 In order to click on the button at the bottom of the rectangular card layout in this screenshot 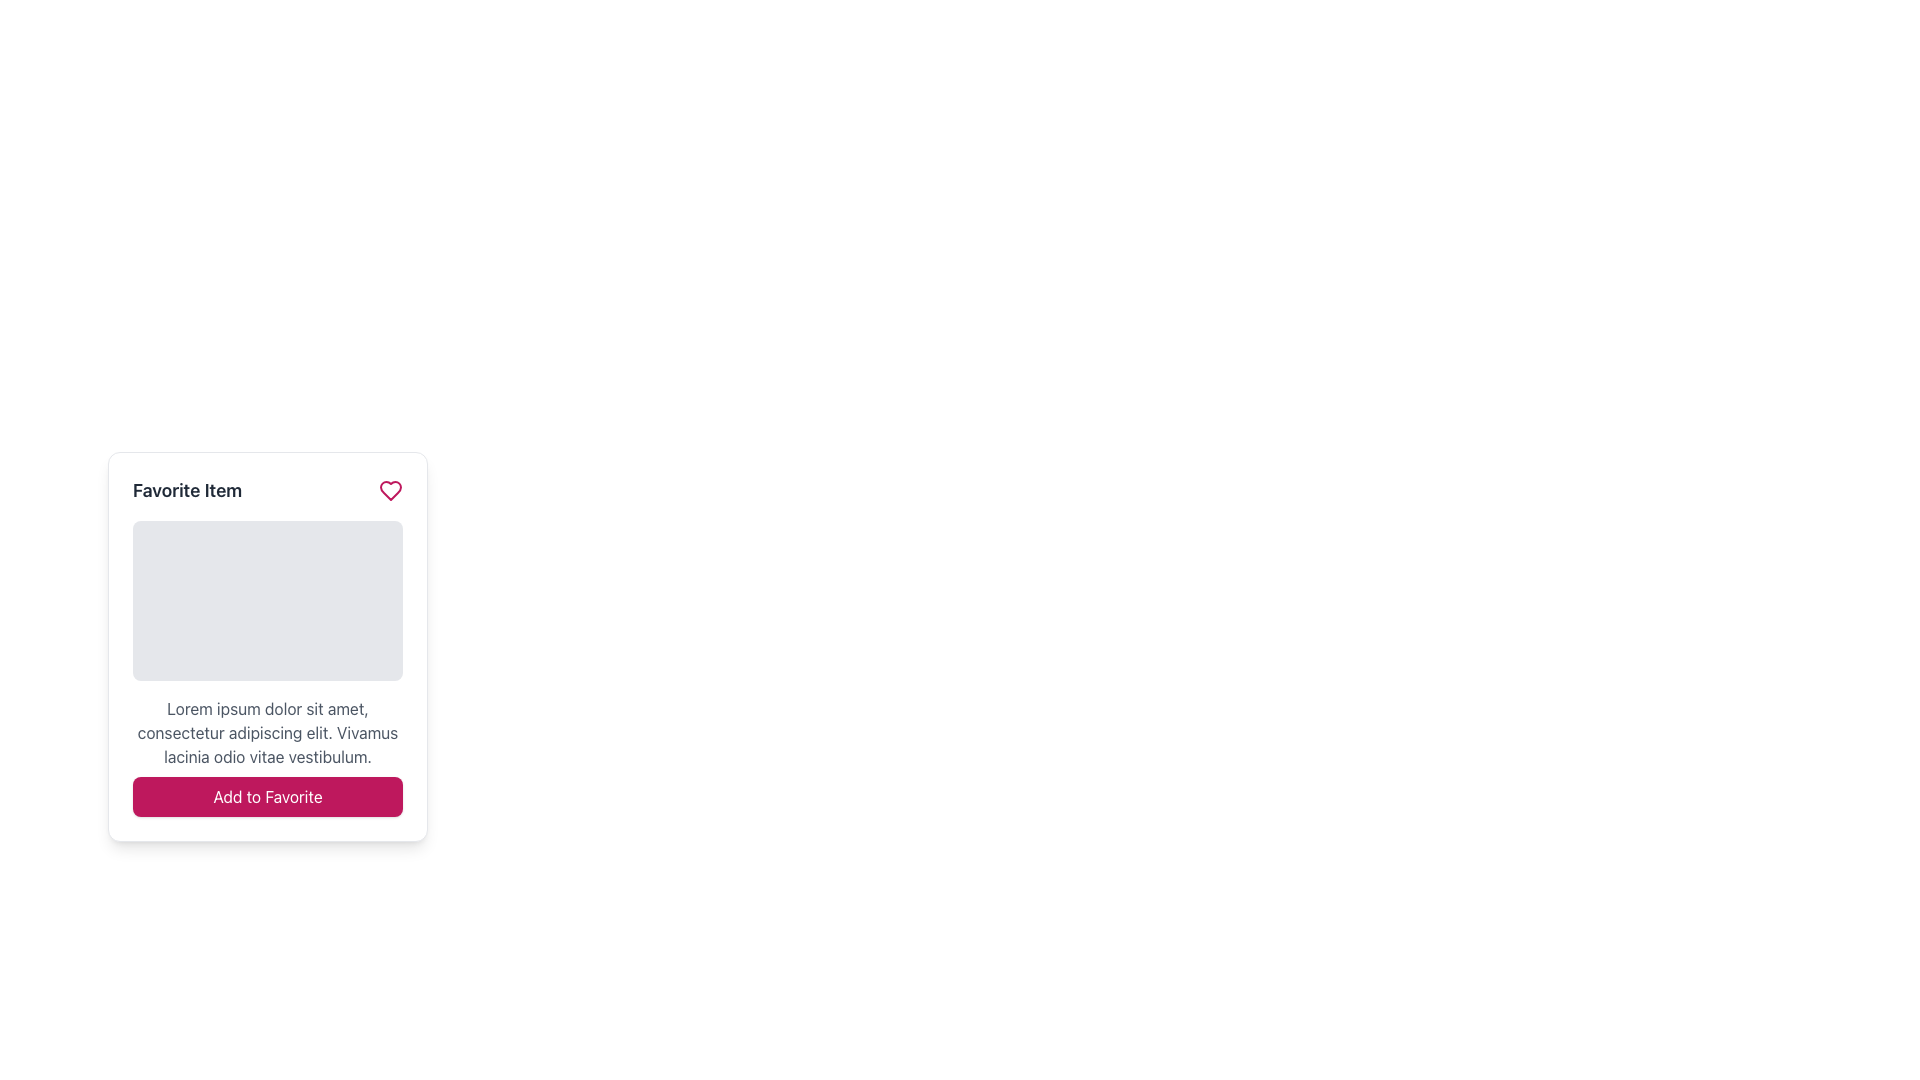, I will do `click(267, 796)`.